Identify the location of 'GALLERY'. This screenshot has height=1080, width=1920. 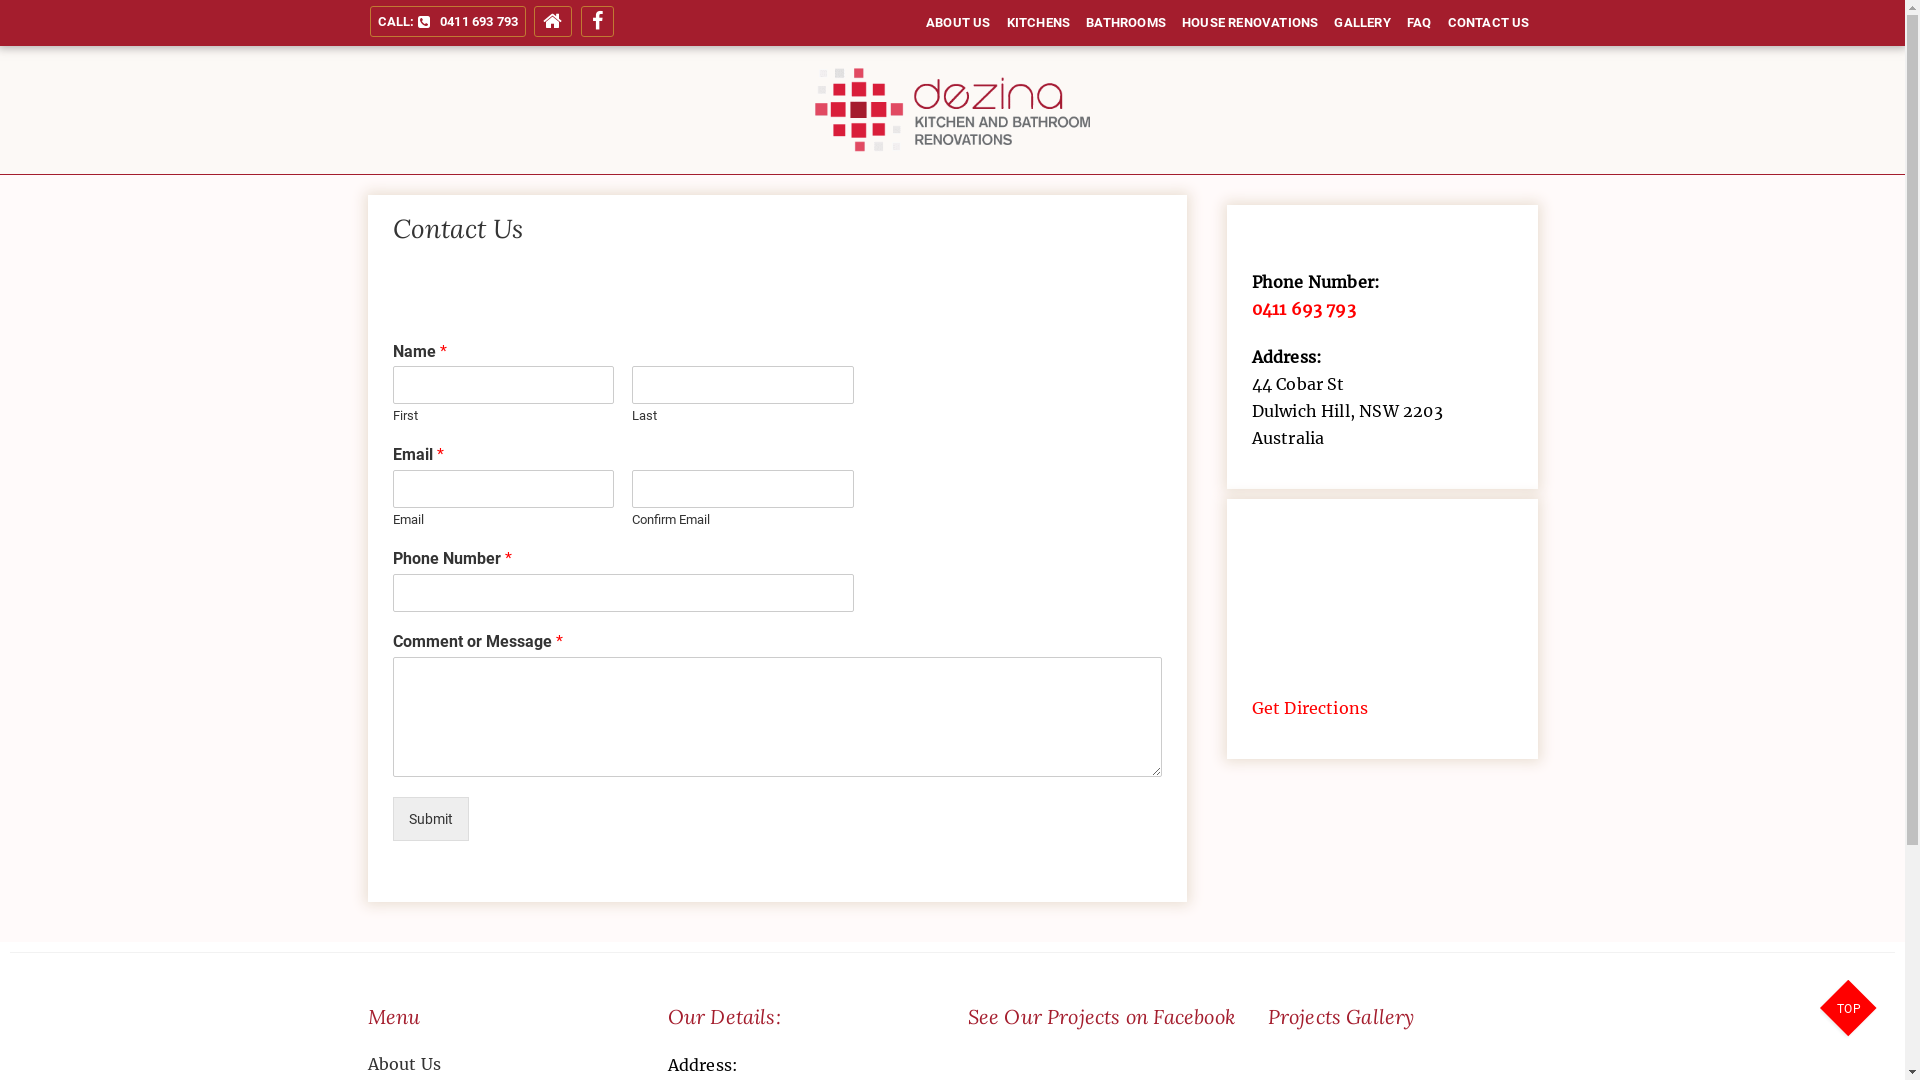
(1361, 23).